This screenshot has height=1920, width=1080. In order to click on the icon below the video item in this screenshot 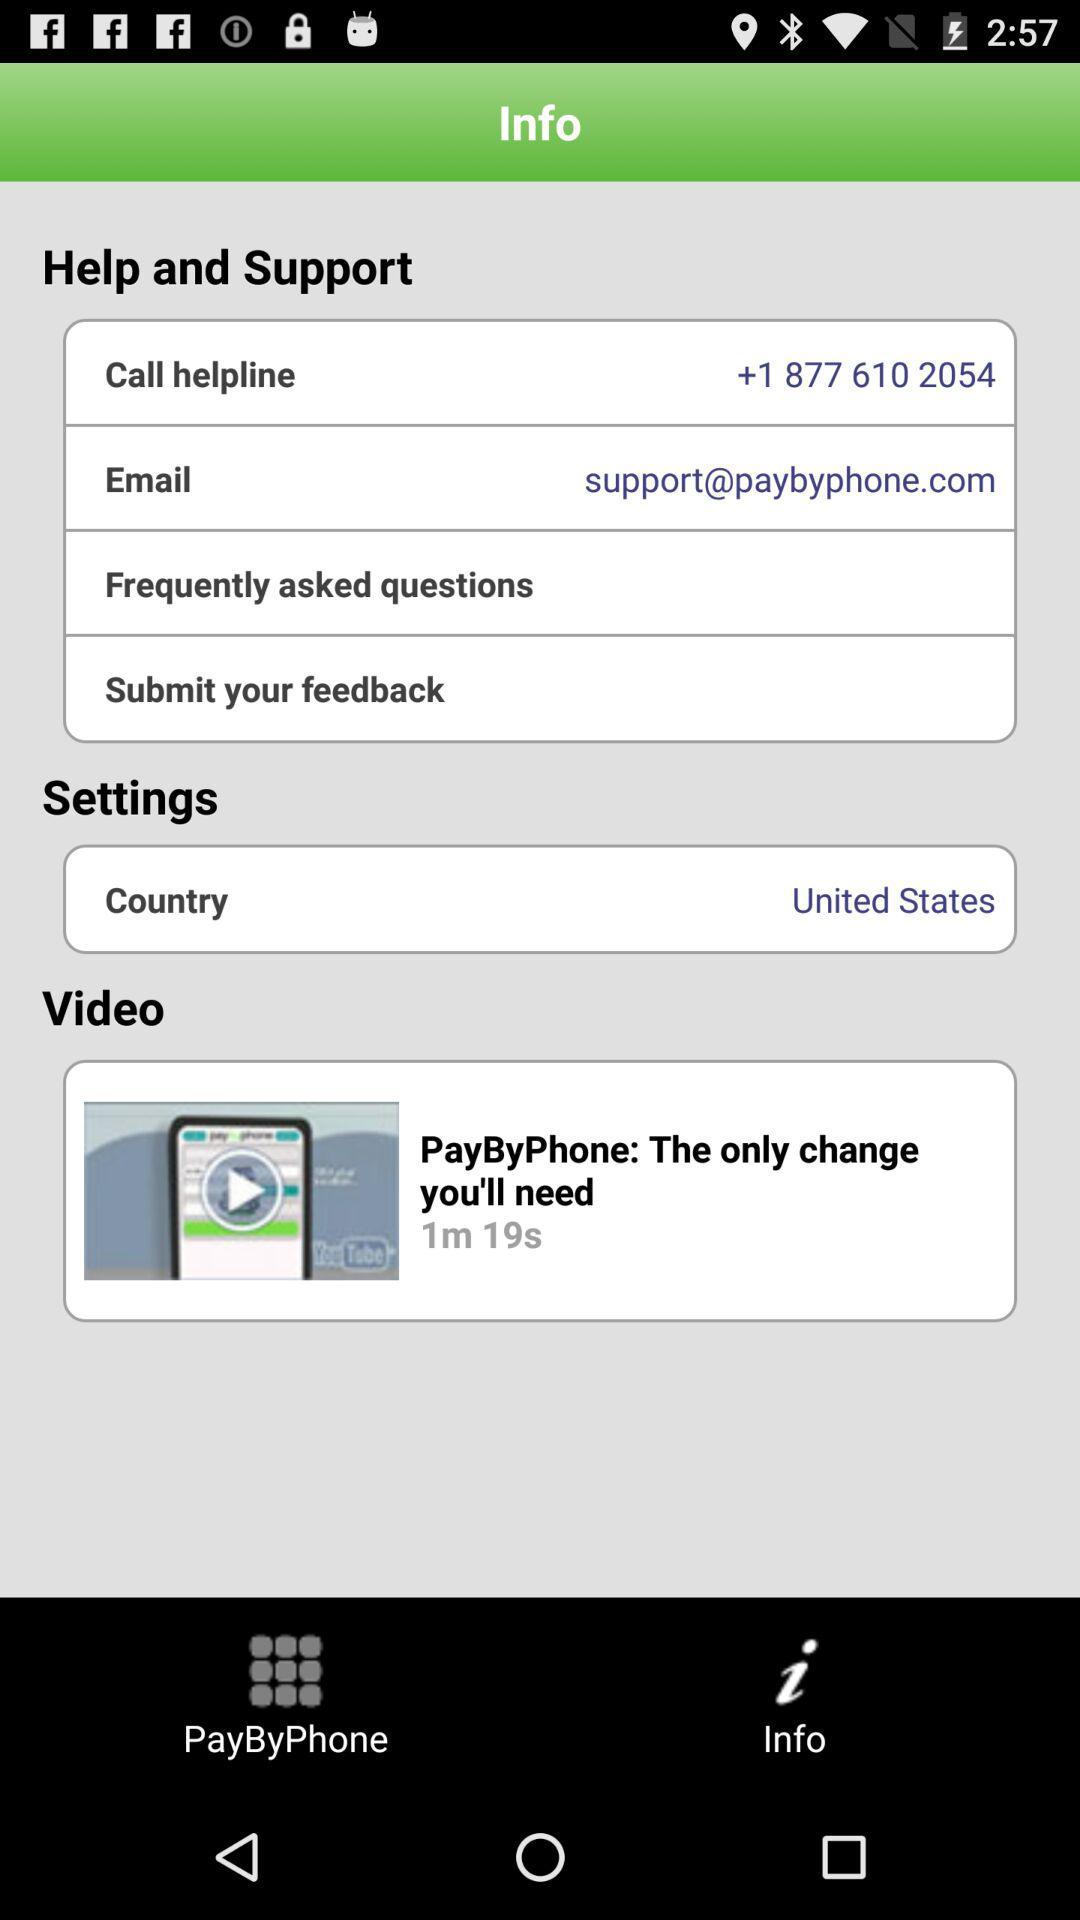, I will do `click(540, 1190)`.